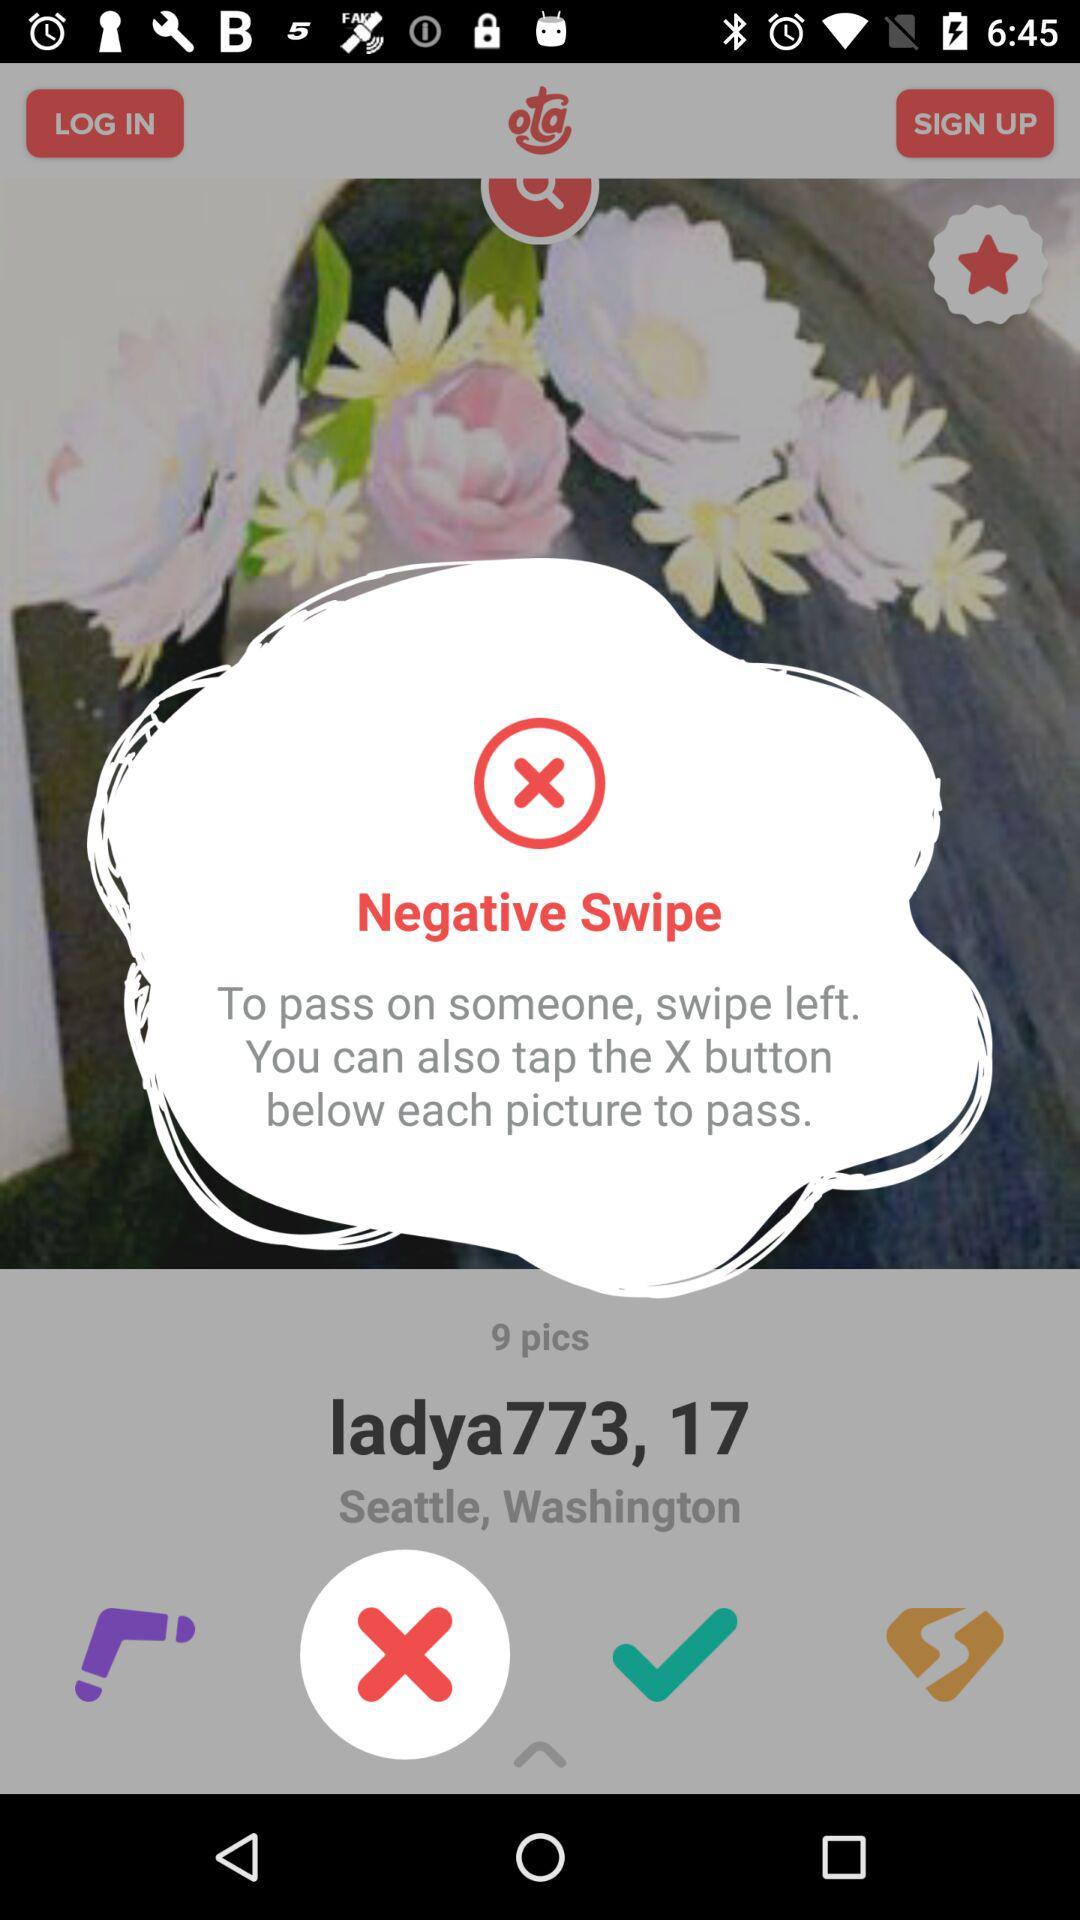 Image resolution: width=1080 pixels, height=1920 pixels. What do you see at coordinates (945, 1655) in the screenshot?
I see `the icon to the right of tick option` at bounding box center [945, 1655].